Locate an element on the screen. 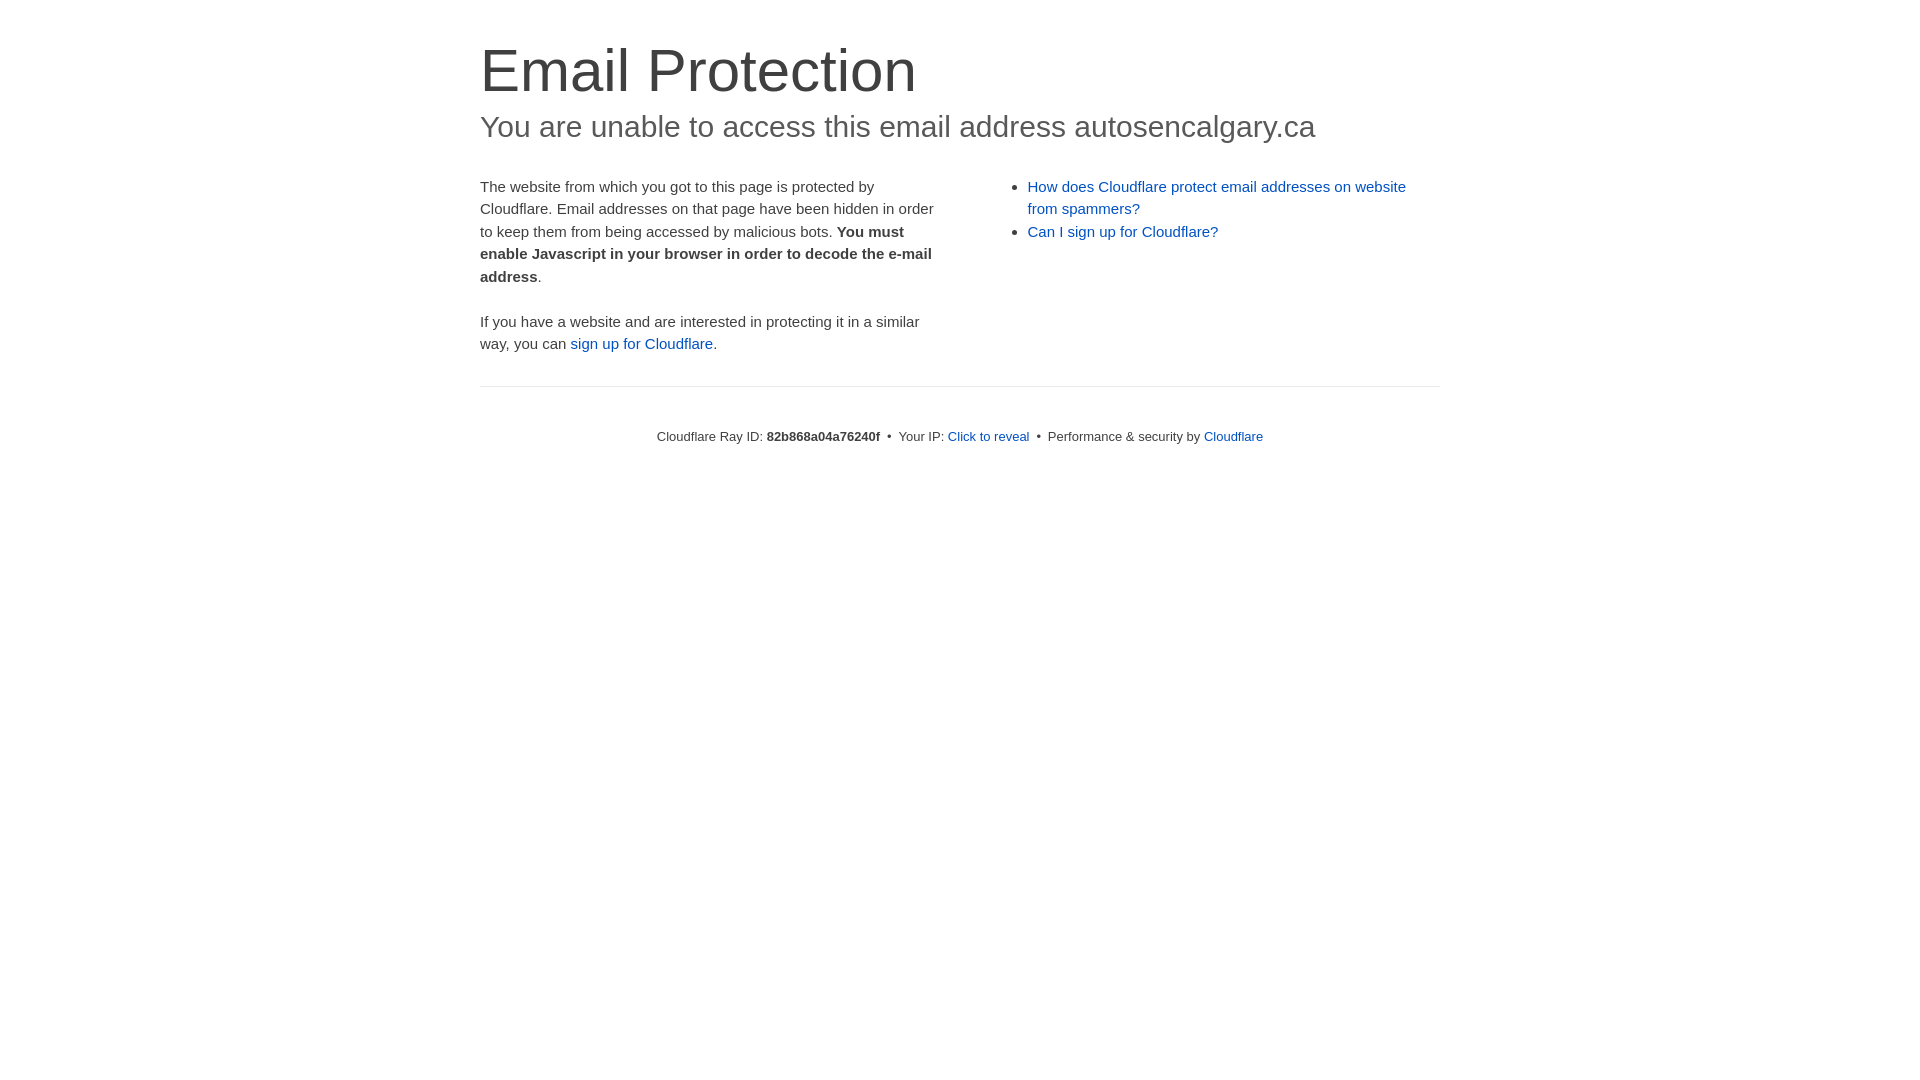 Image resolution: width=1920 pixels, height=1080 pixels. 'sign up for Cloudflare' is located at coordinates (570, 342).